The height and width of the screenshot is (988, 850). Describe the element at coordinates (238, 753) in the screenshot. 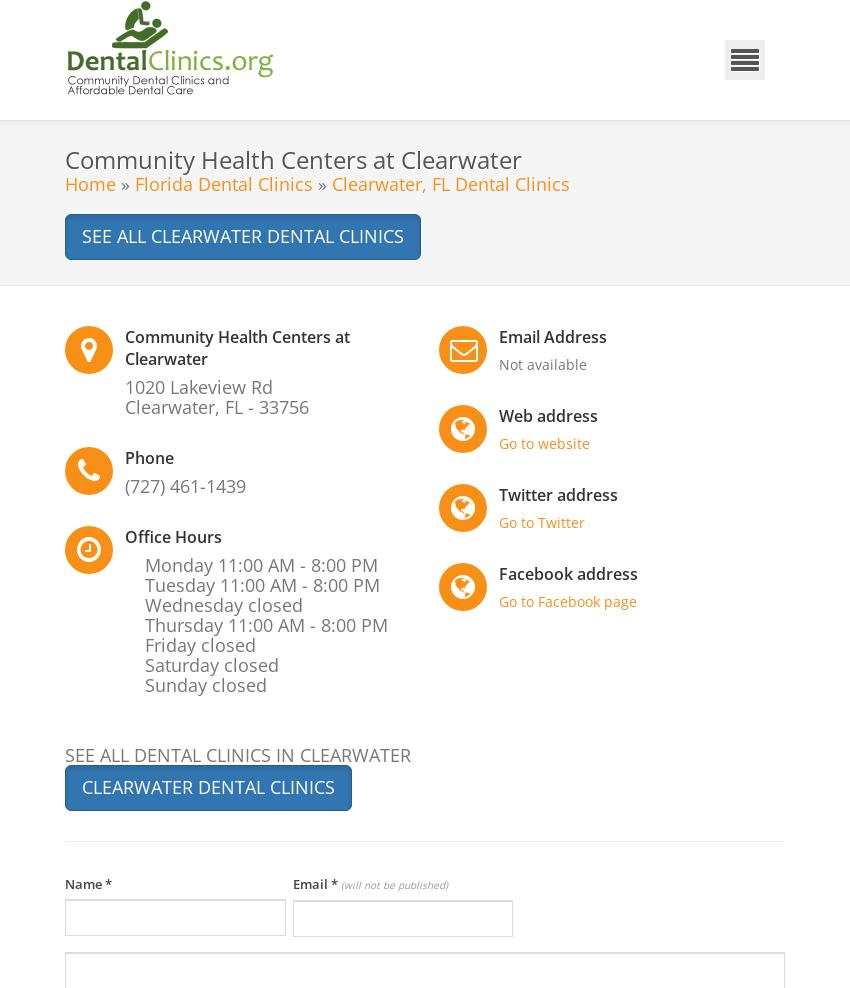

I see `'SEE ALL DENTAL CLINICS IN CLEARWATER'` at that location.